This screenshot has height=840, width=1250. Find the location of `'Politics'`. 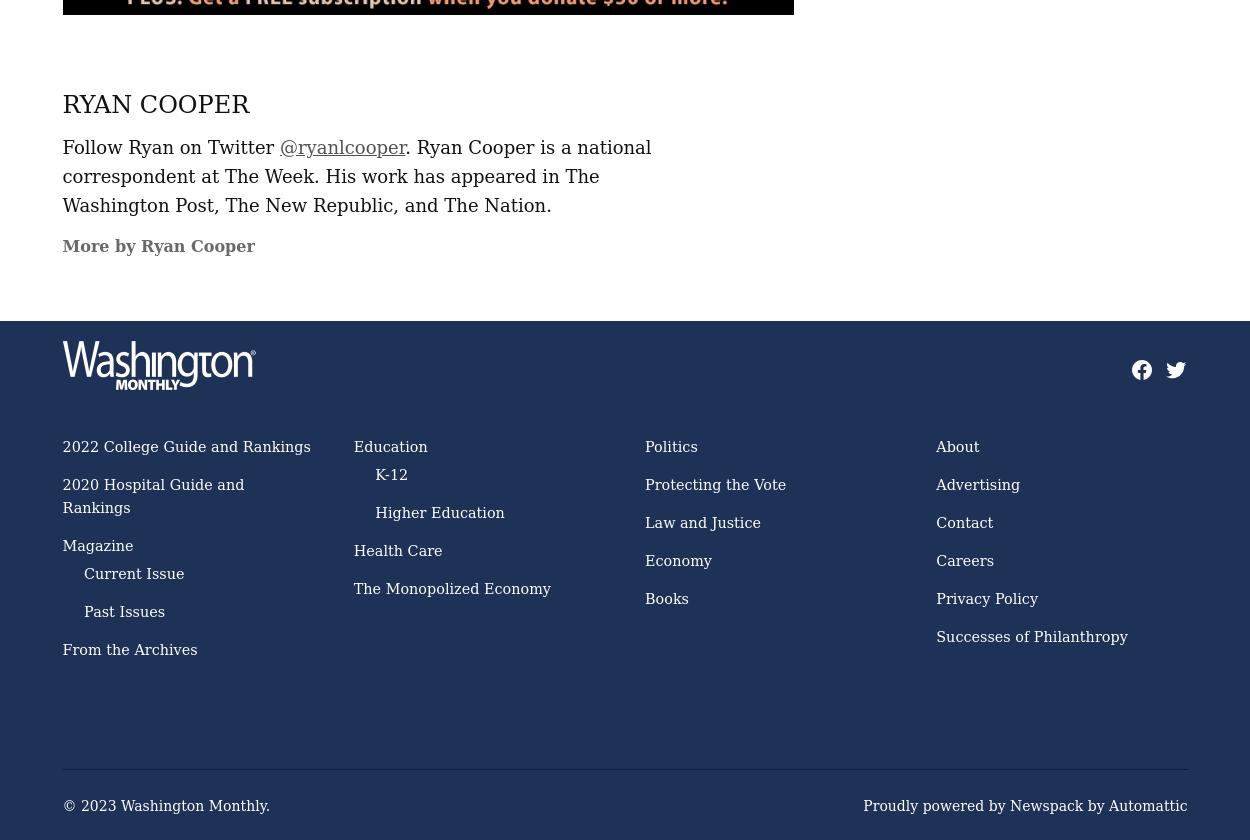

'Politics' is located at coordinates (671, 446).